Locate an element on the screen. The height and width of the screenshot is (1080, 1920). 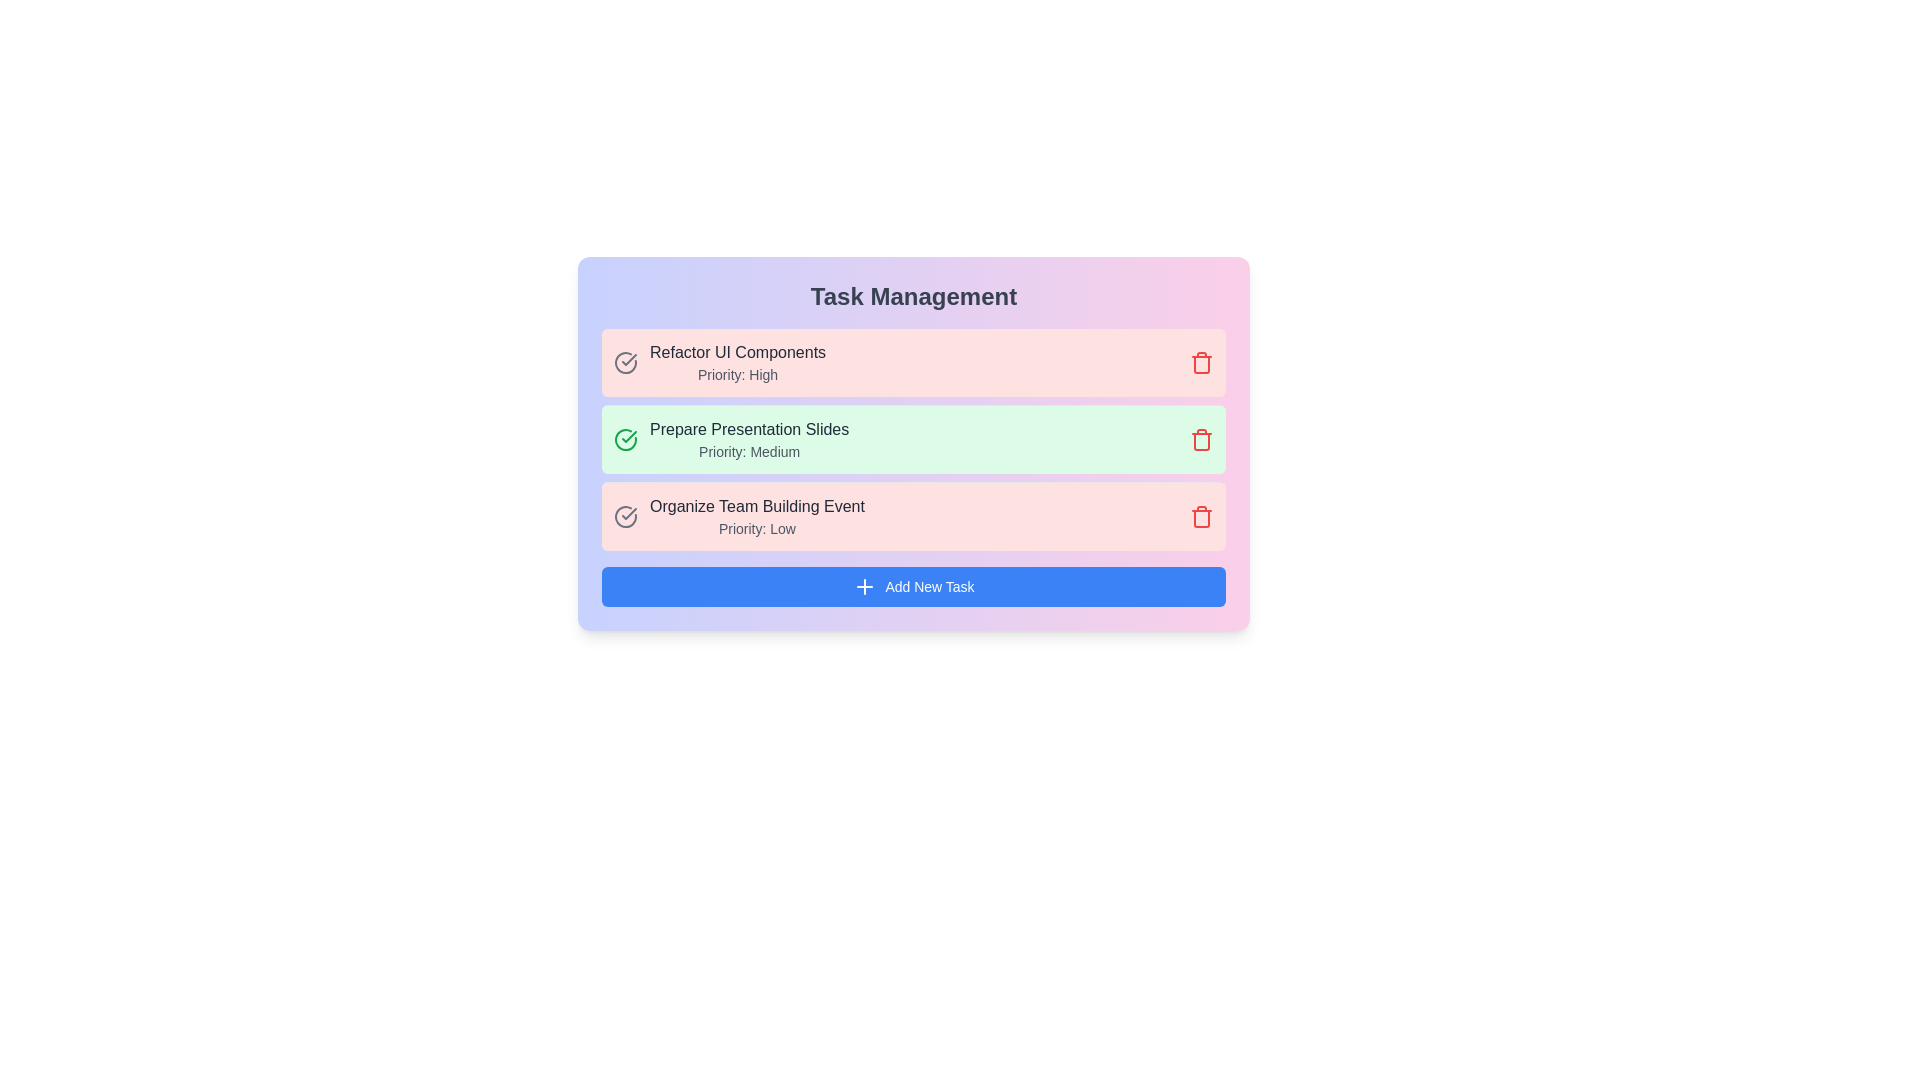
delete button for the task with the name 'Refactor UI Components' is located at coordinates (1200, 362).